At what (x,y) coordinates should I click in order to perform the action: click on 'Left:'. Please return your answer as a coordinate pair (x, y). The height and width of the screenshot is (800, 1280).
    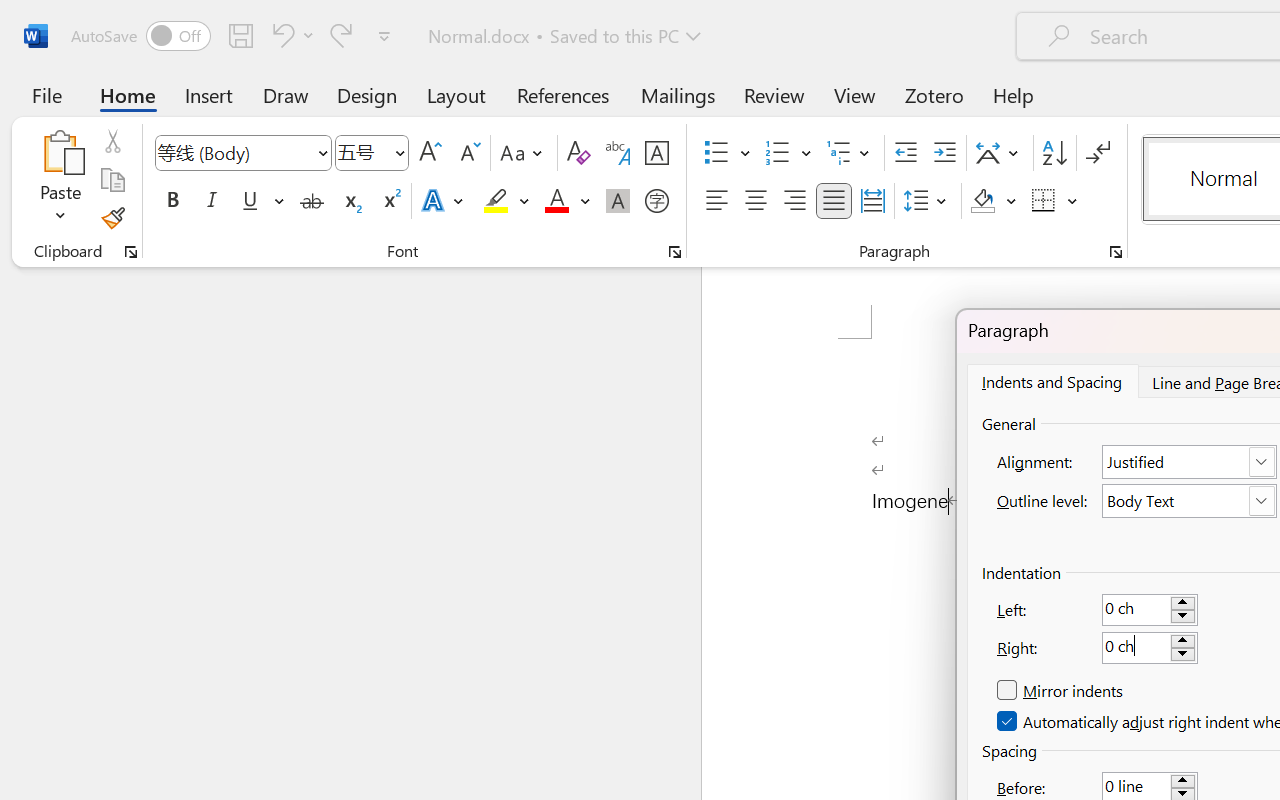
    Looking at the image, I should click on (1150, 609).